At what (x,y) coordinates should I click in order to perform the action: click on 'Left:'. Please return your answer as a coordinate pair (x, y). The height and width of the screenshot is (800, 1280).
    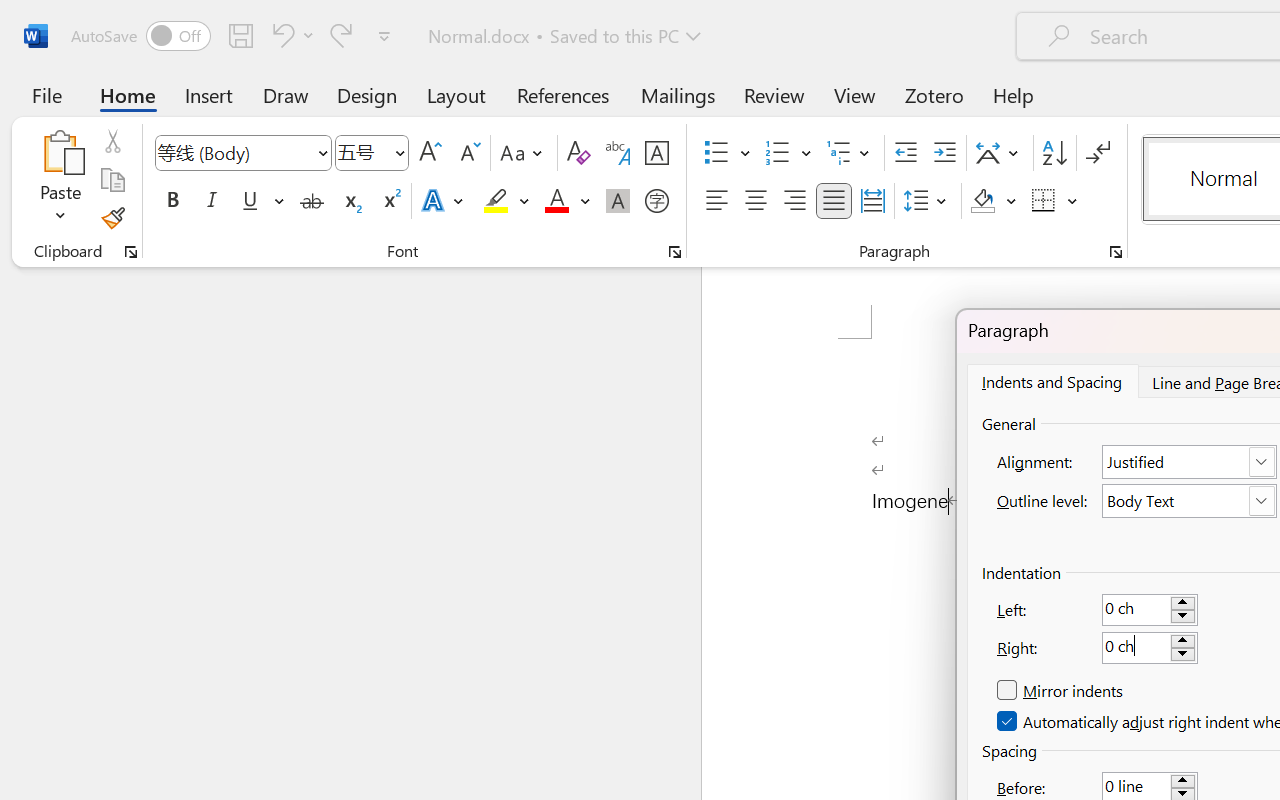
    Looking at the image, I should click on (1150, 609).